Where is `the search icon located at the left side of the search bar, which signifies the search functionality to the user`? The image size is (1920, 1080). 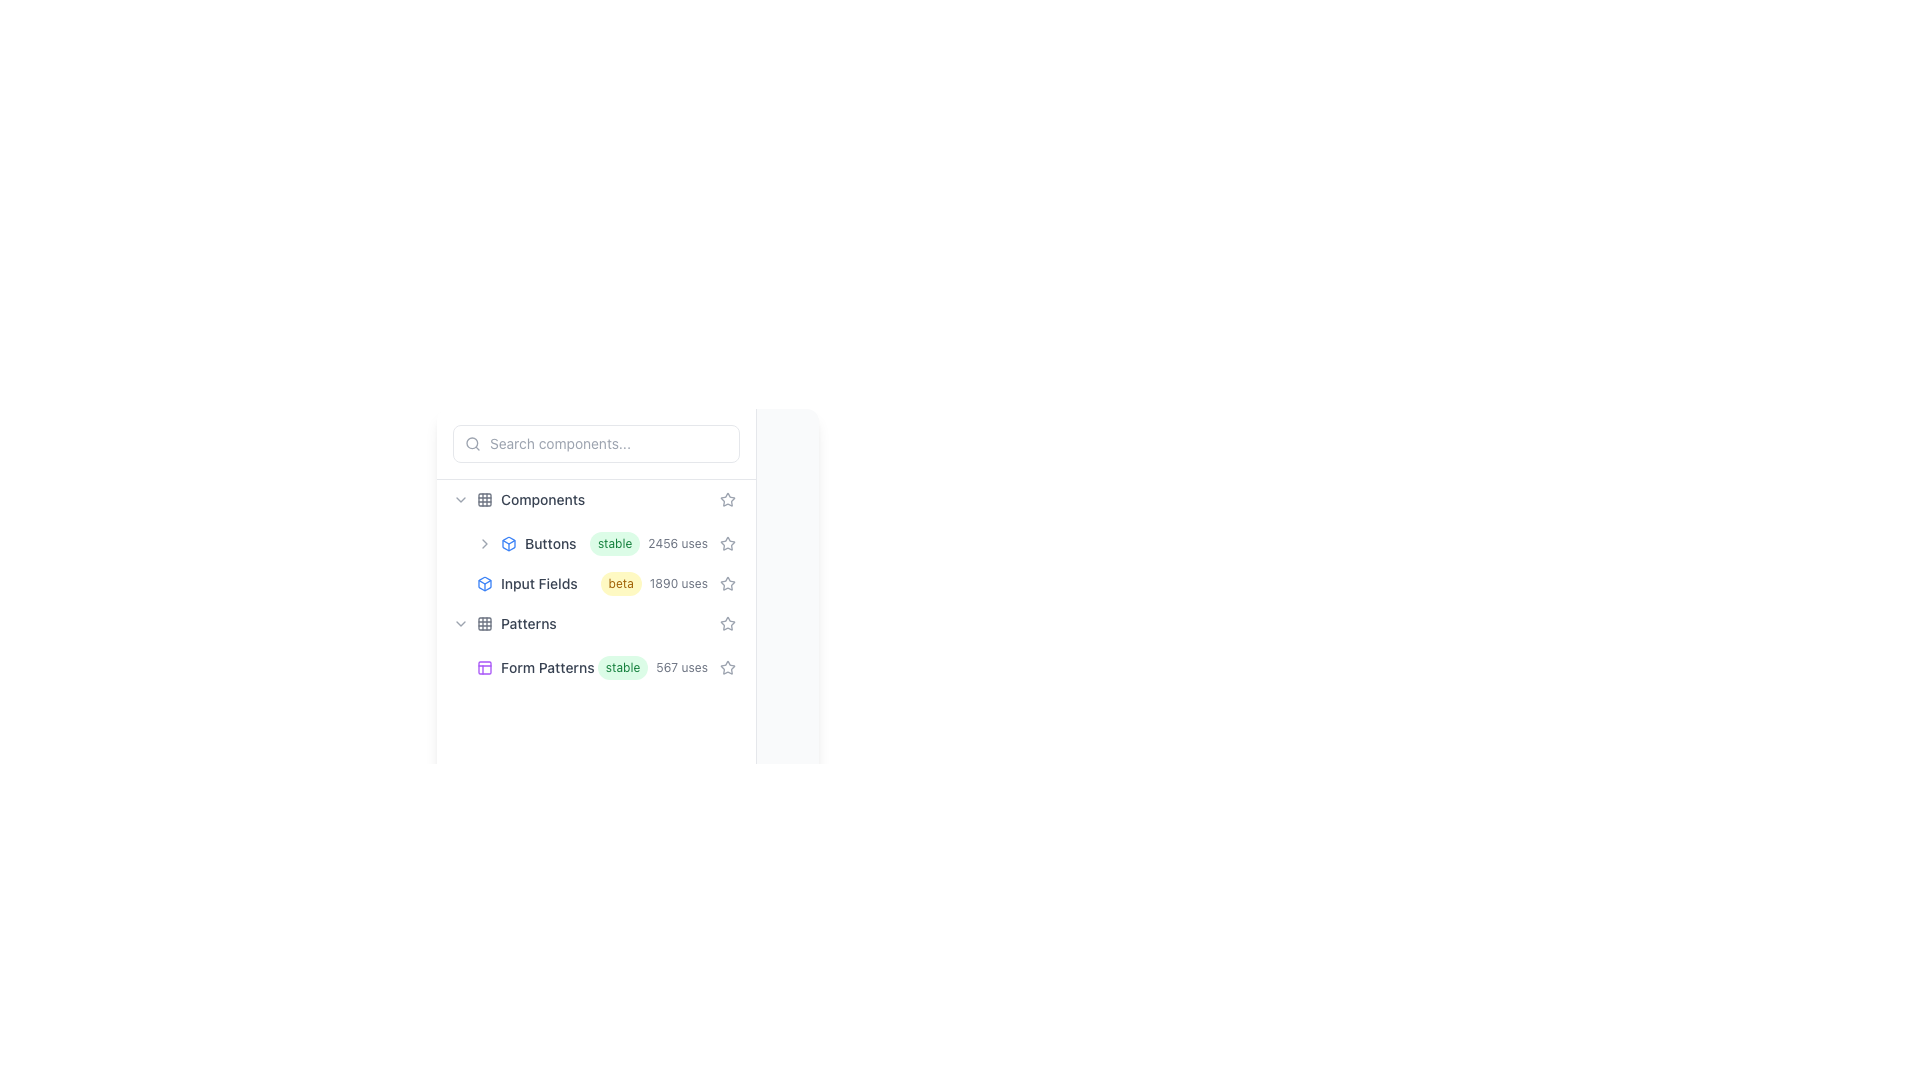 the search icon located at the left side of the search bar, which signifies the search functionality to the user is located at coordinates (472, 442).